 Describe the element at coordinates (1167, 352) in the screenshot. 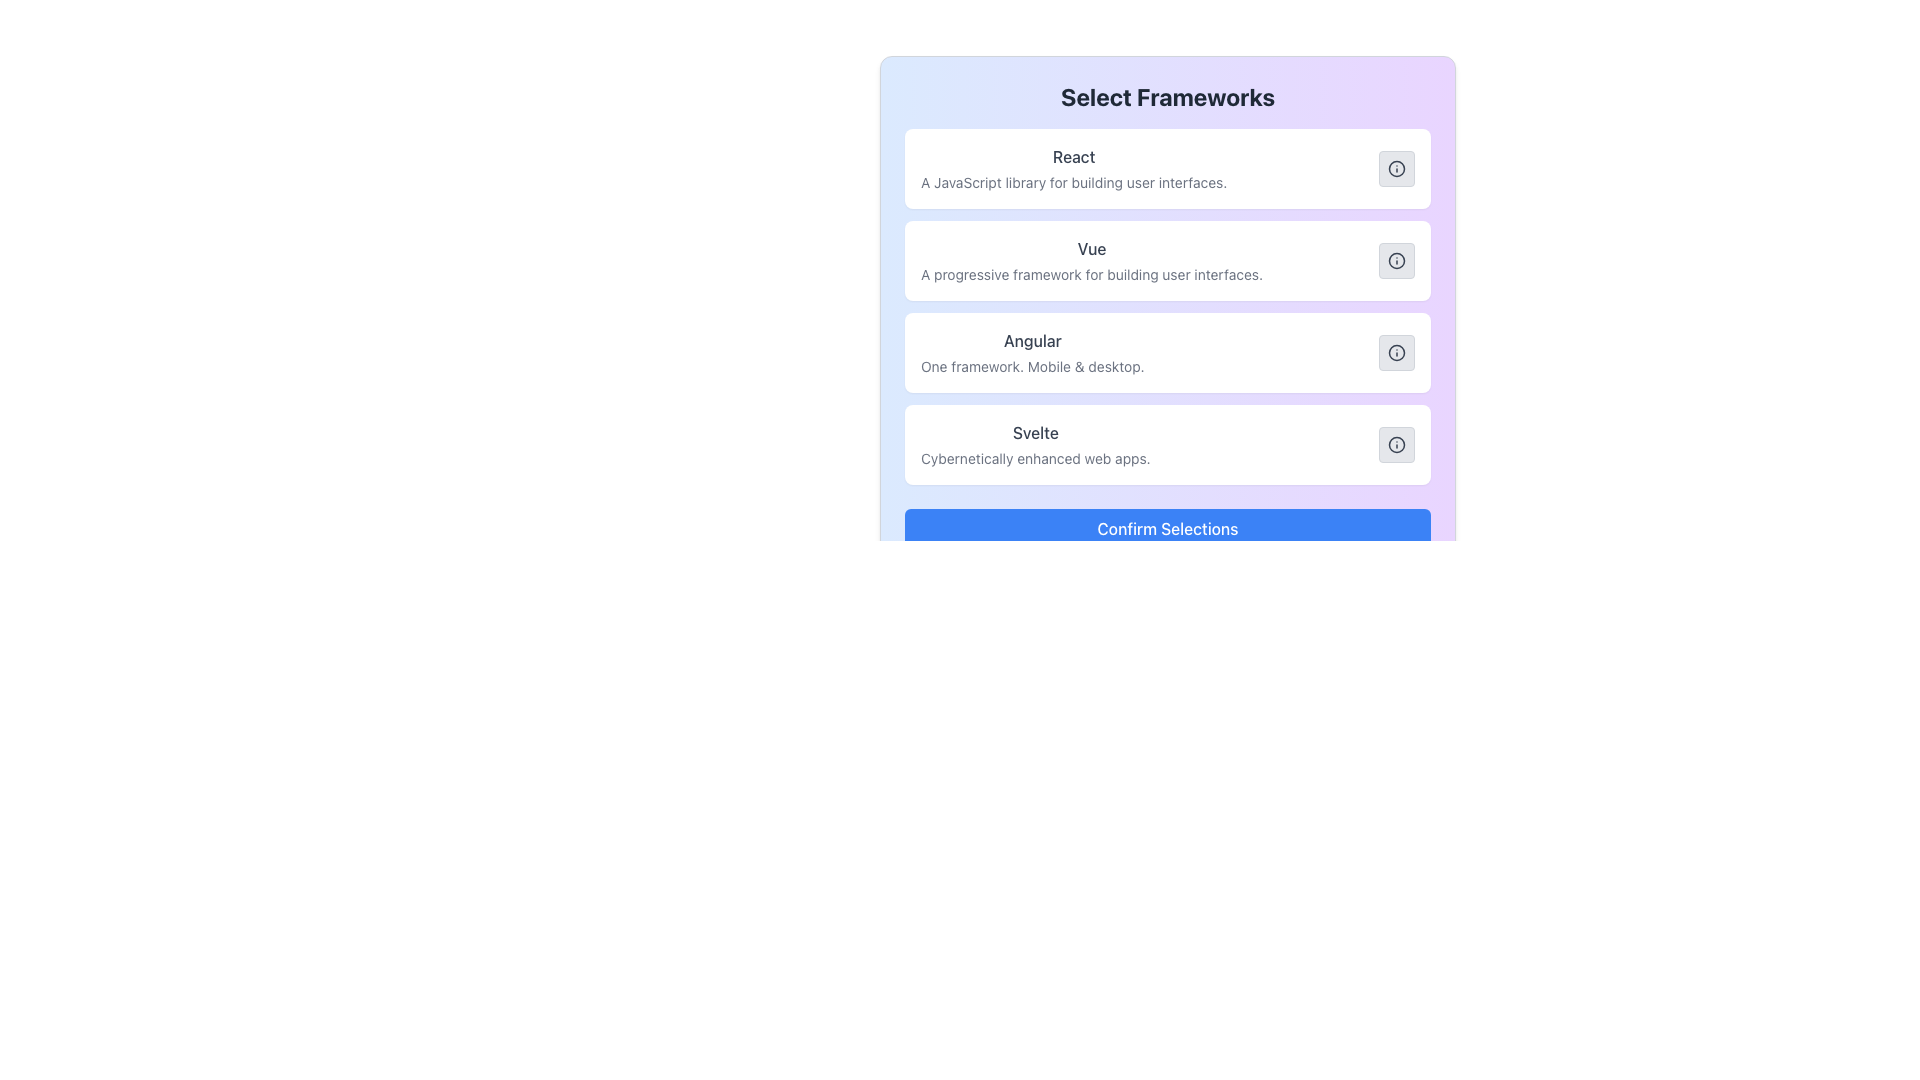

I see `the 'Angular' list item` at that location.